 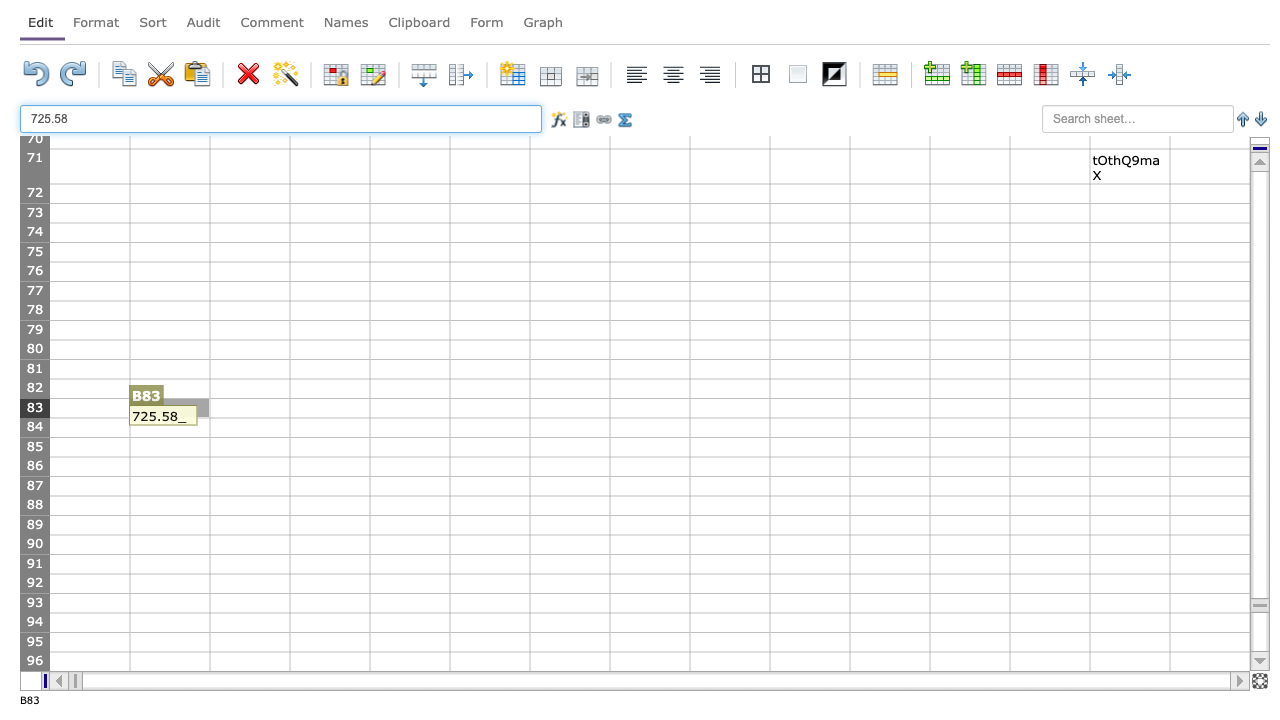 What do you see at coordinates (289, 671) in the screenshot?
I see `Auto-fill point of cell C96` at bounding box center [289, 671].